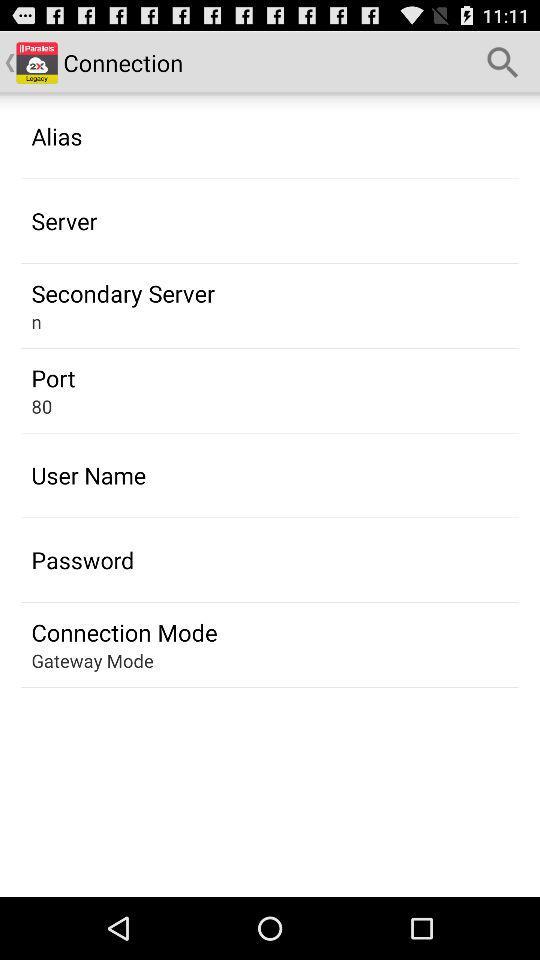  What do you see at coordinates (81, 560) in the screenshot?
I see `app above the connection mode icon` at bounding box center [81, 560].